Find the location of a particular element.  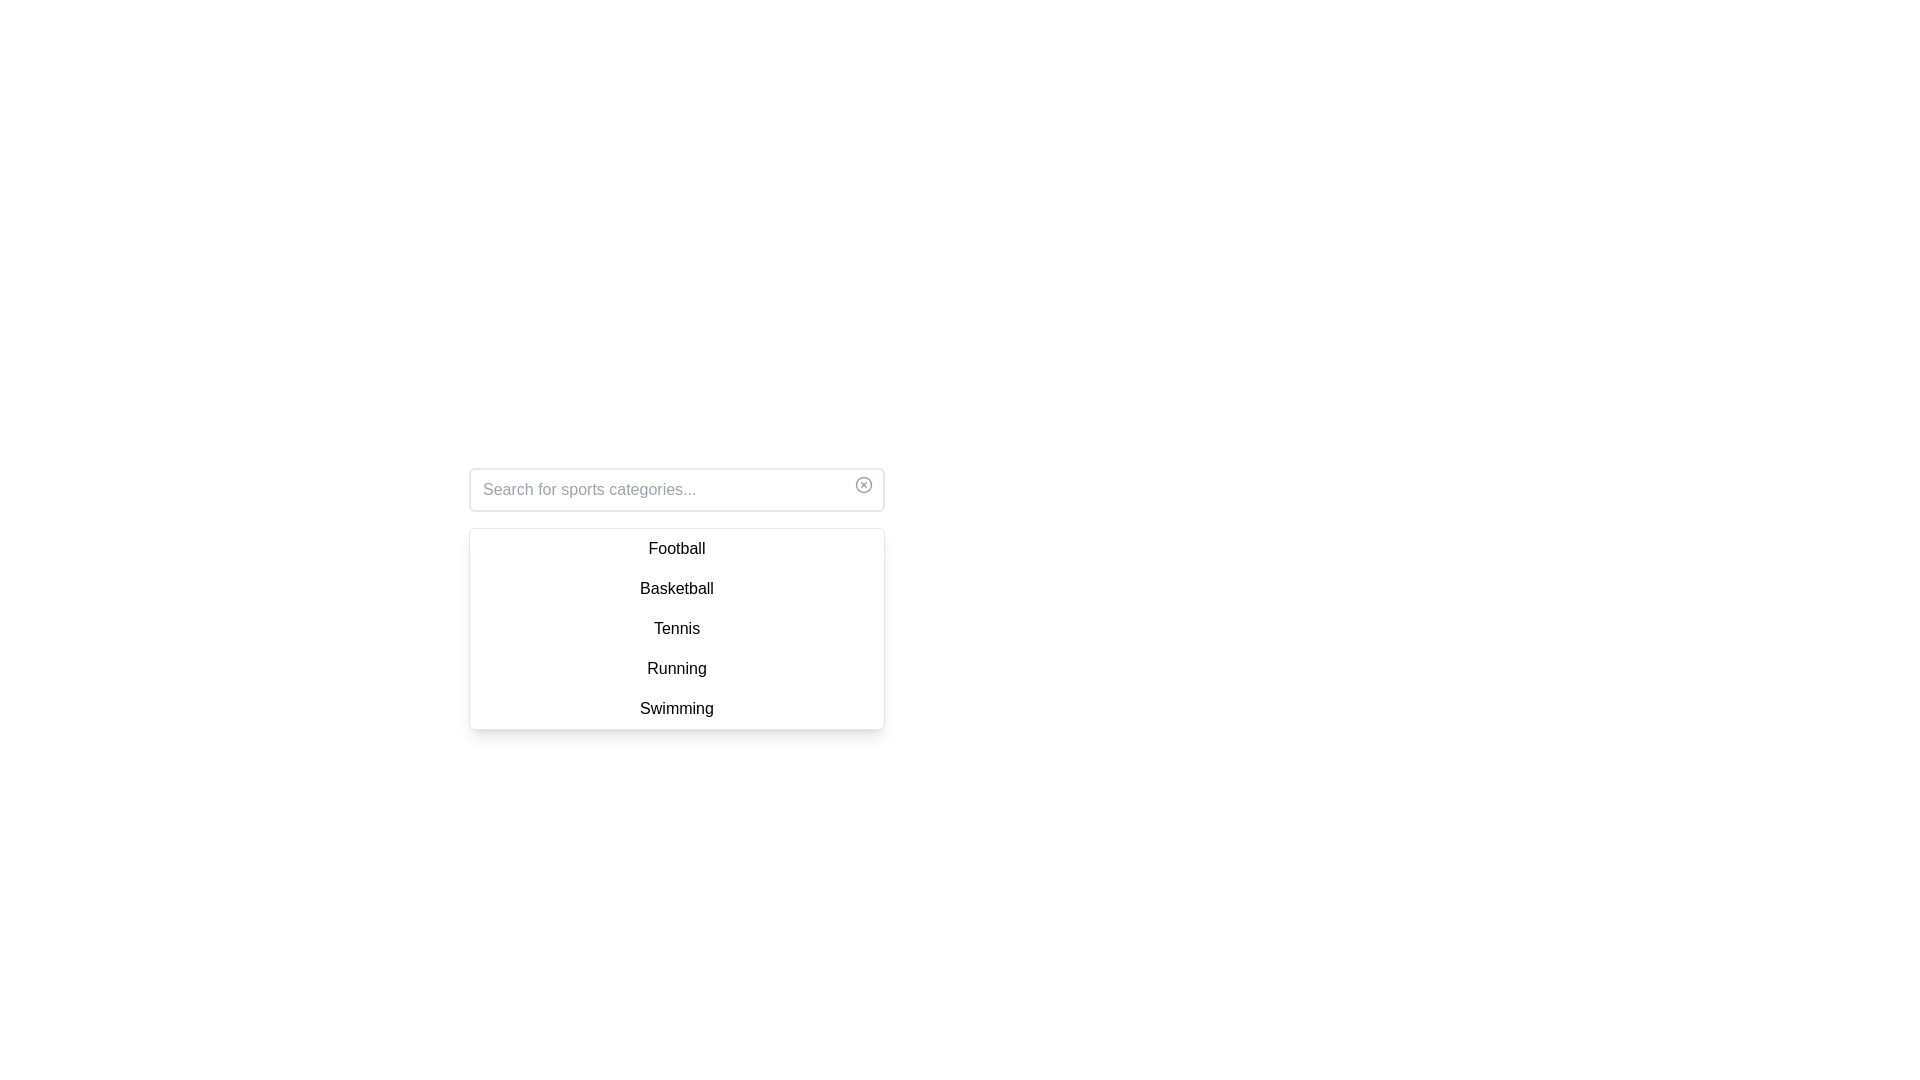

the 'Basketball' selectable option in the dropdown menu is located at coordinates (676, 597).